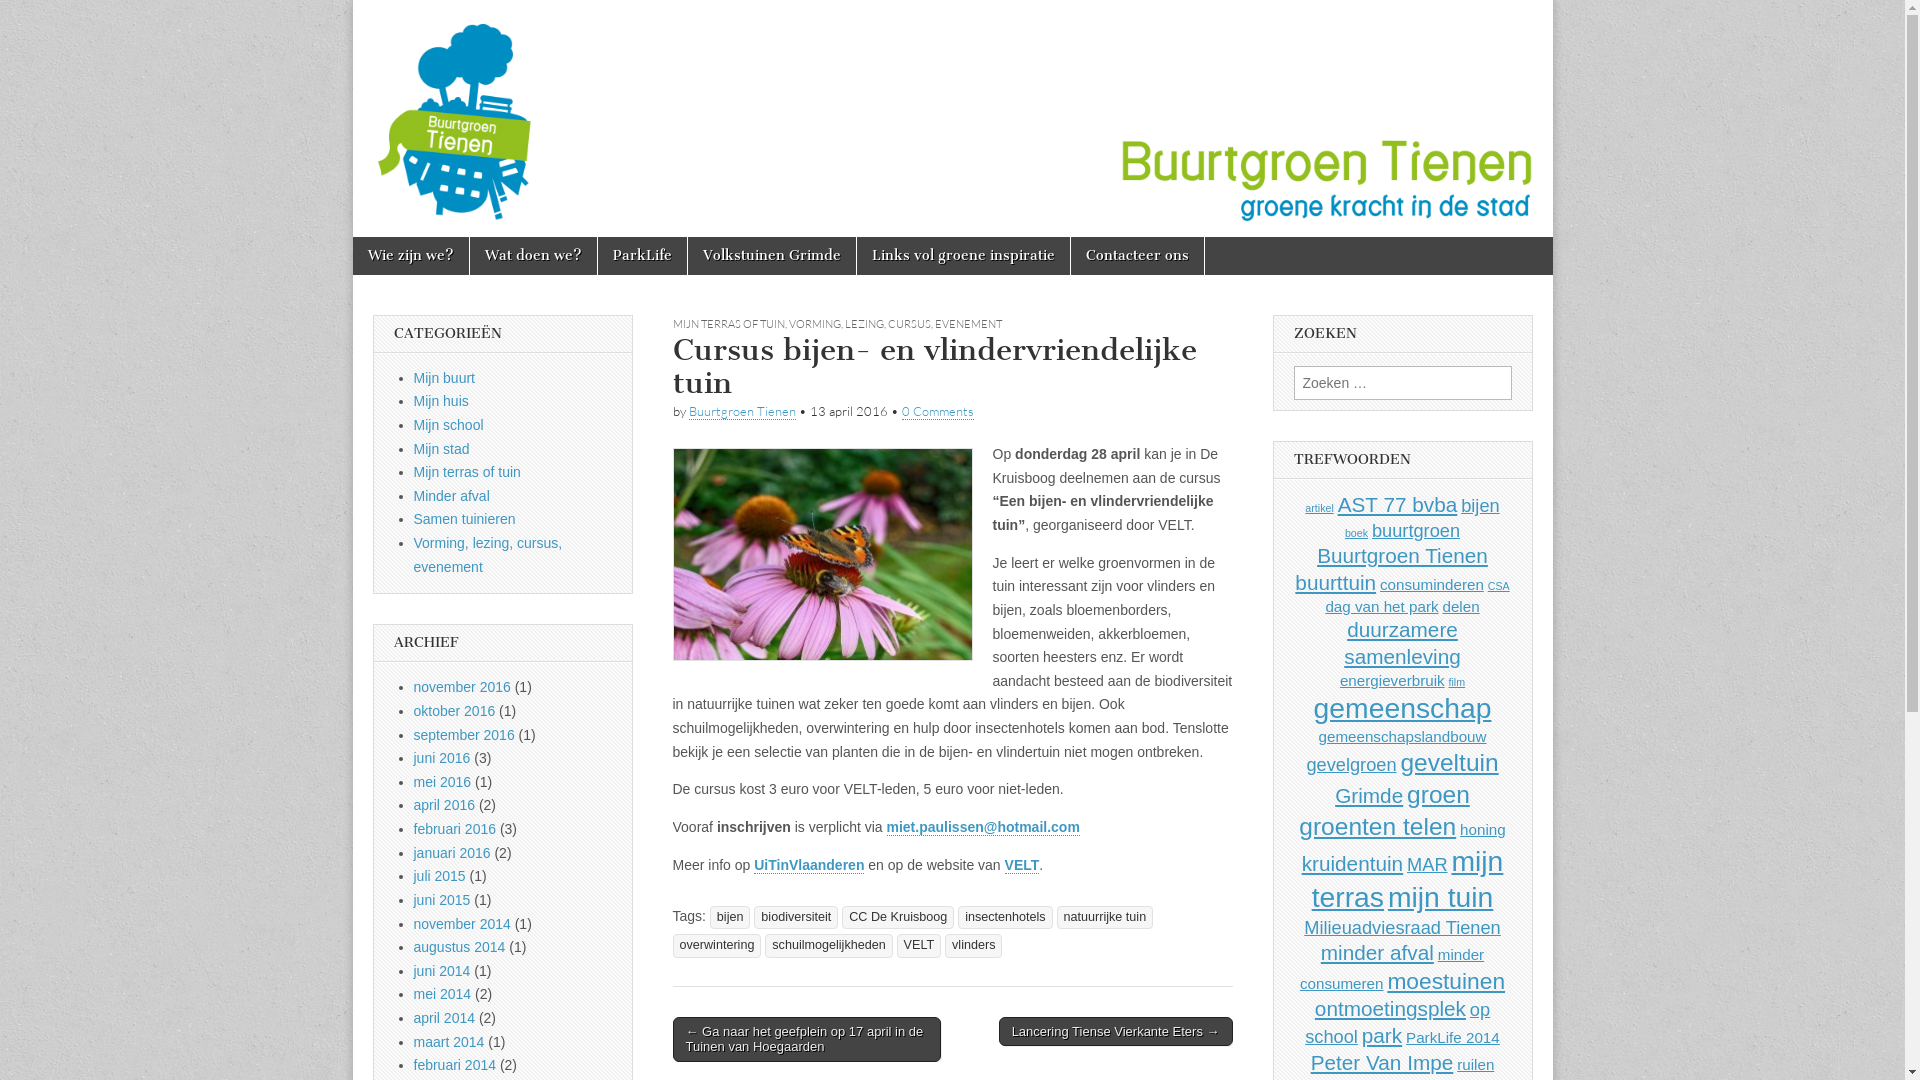 The image size is (1920, 1080). I want to click on 'insectenhotels', so click(1005, 917).